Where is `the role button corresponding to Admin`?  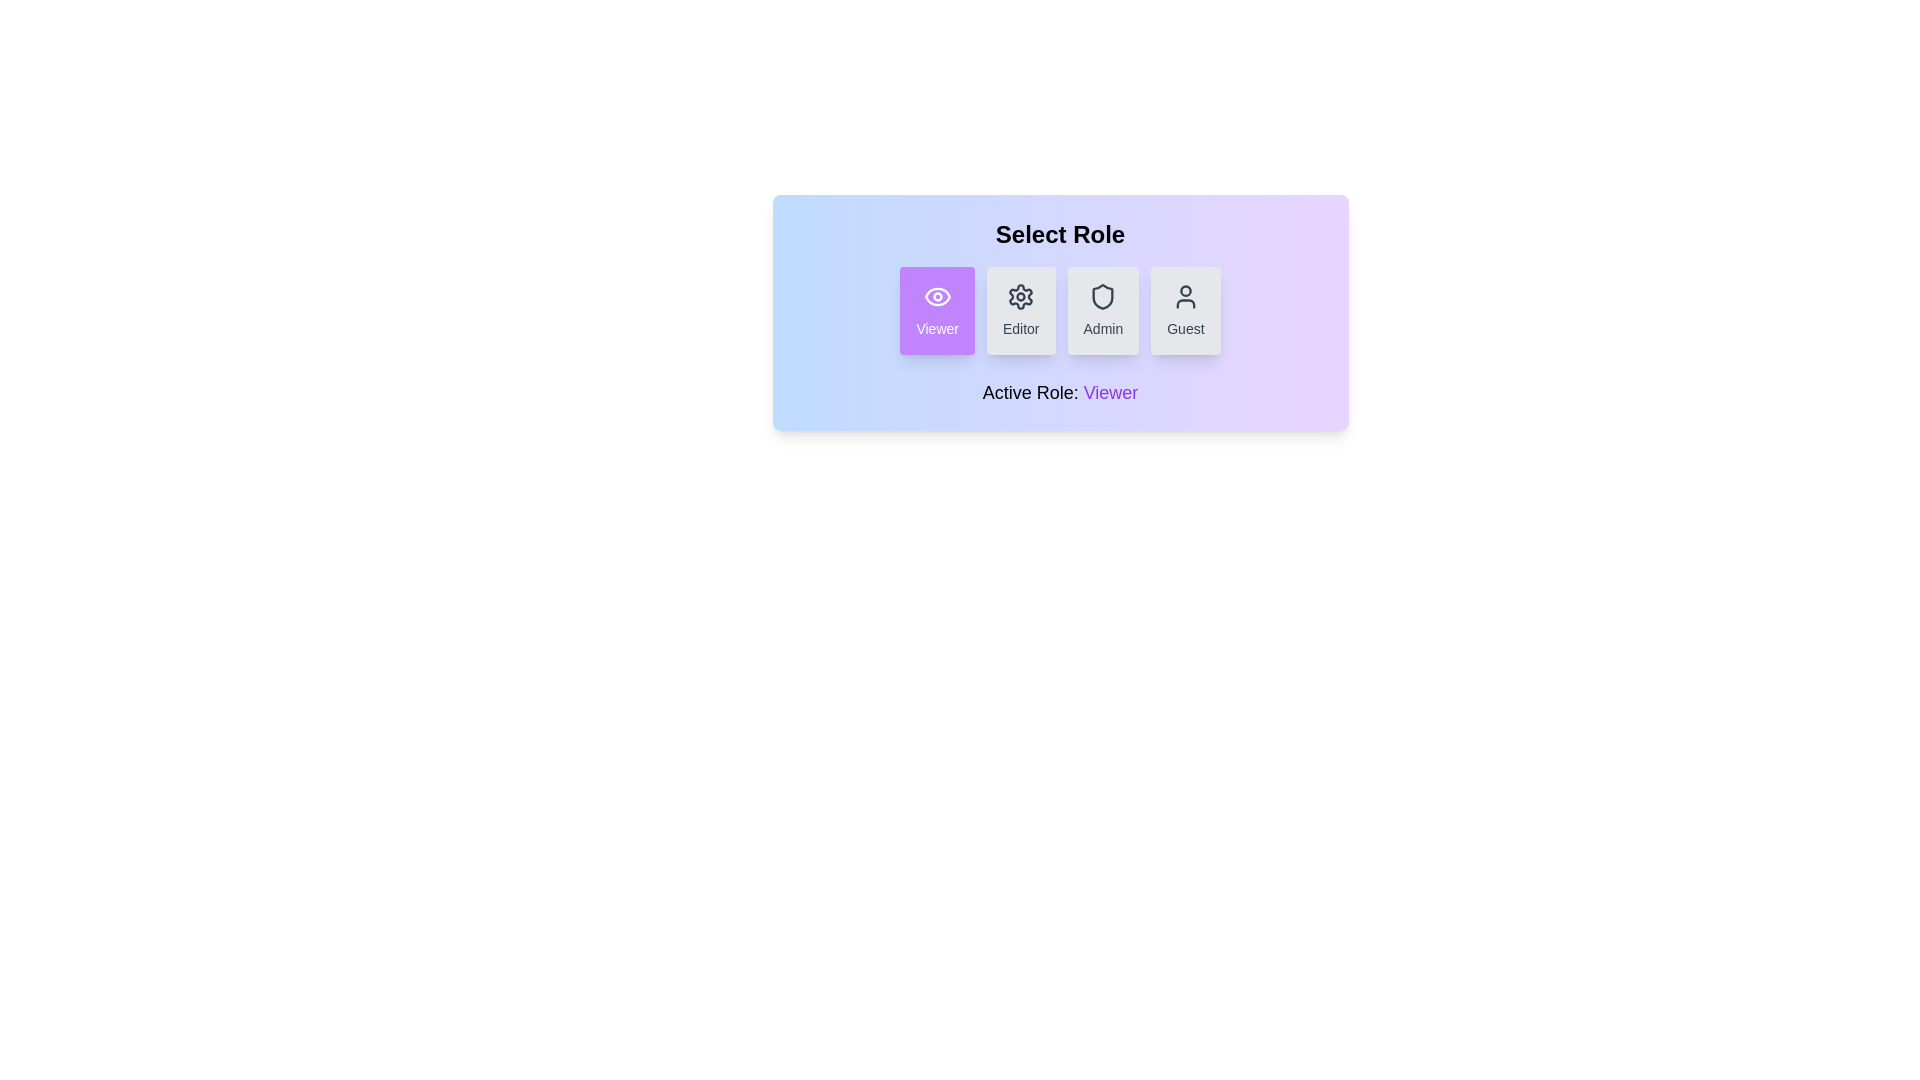 the role button corresponding to Admin is located at coordinates (1102, 311).